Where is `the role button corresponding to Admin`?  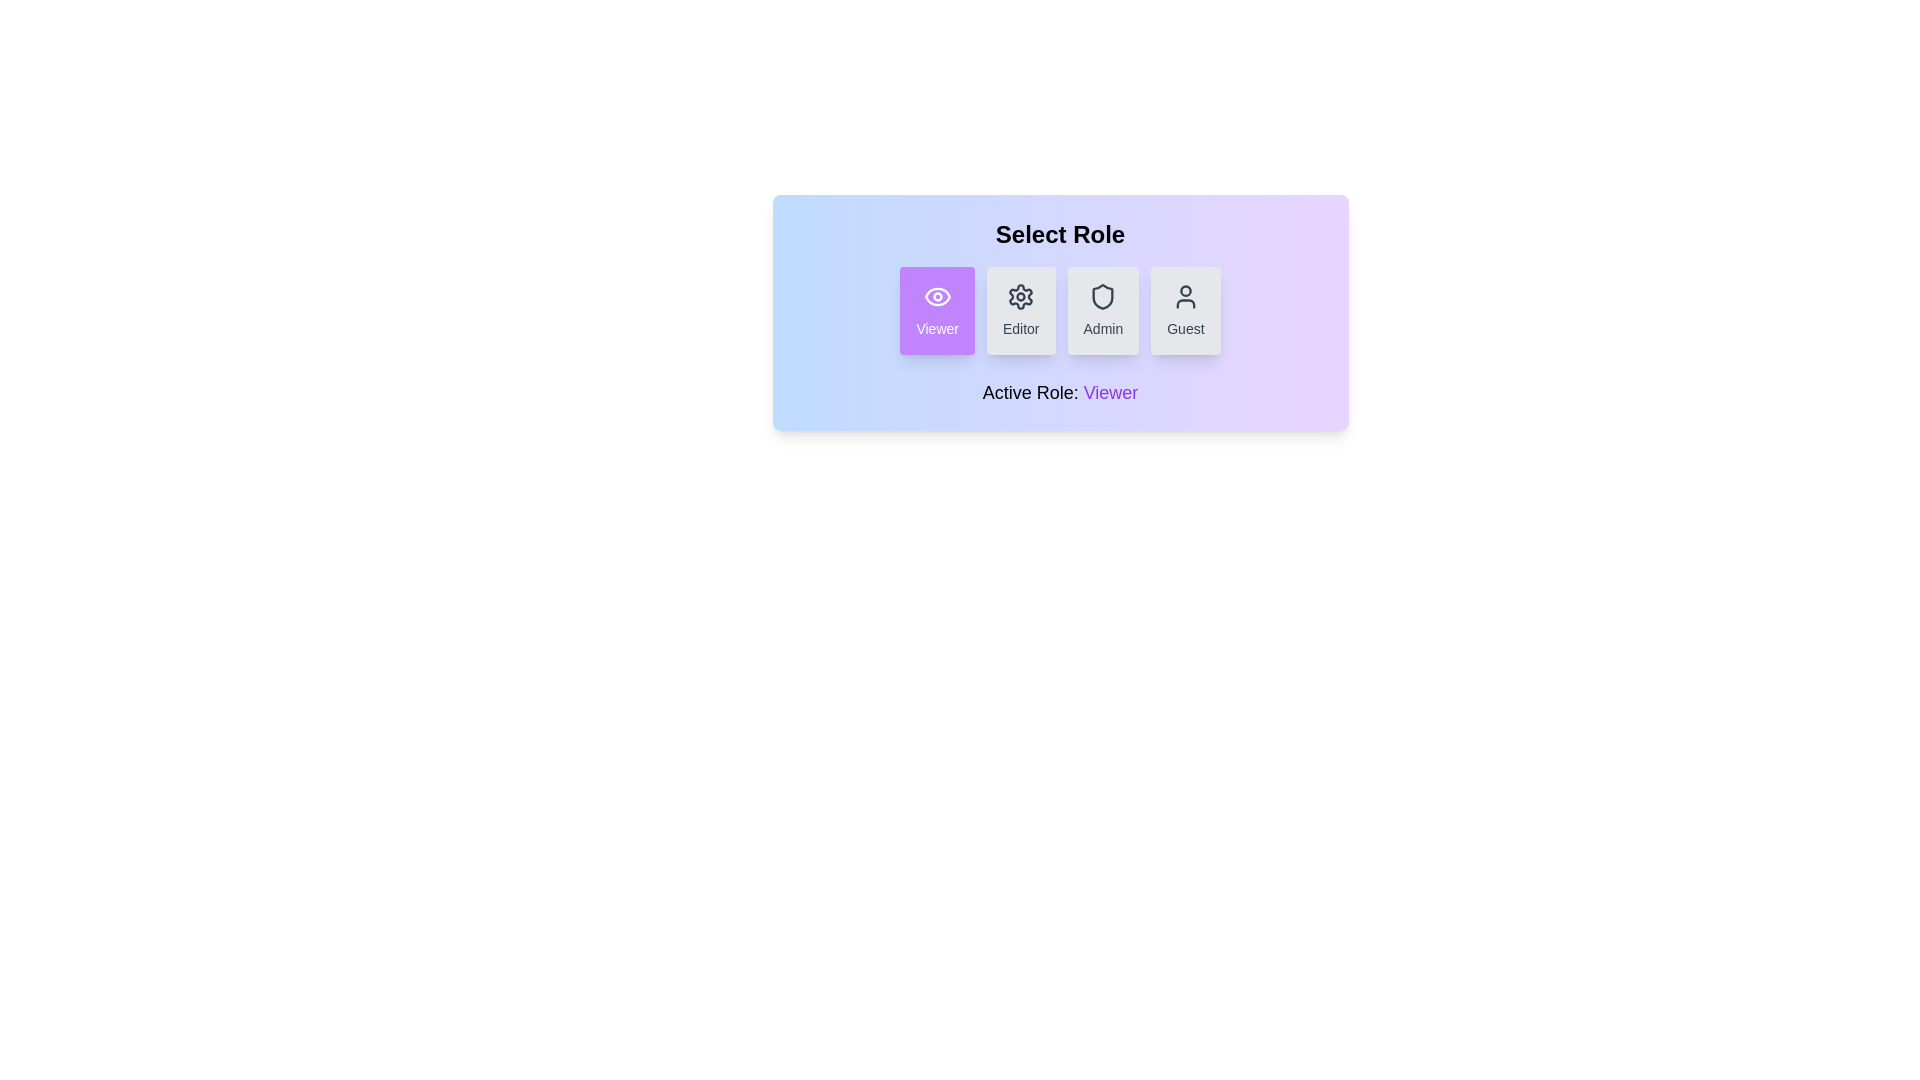 the role button corresponding to Admin is located at coordinates (1102, 311).